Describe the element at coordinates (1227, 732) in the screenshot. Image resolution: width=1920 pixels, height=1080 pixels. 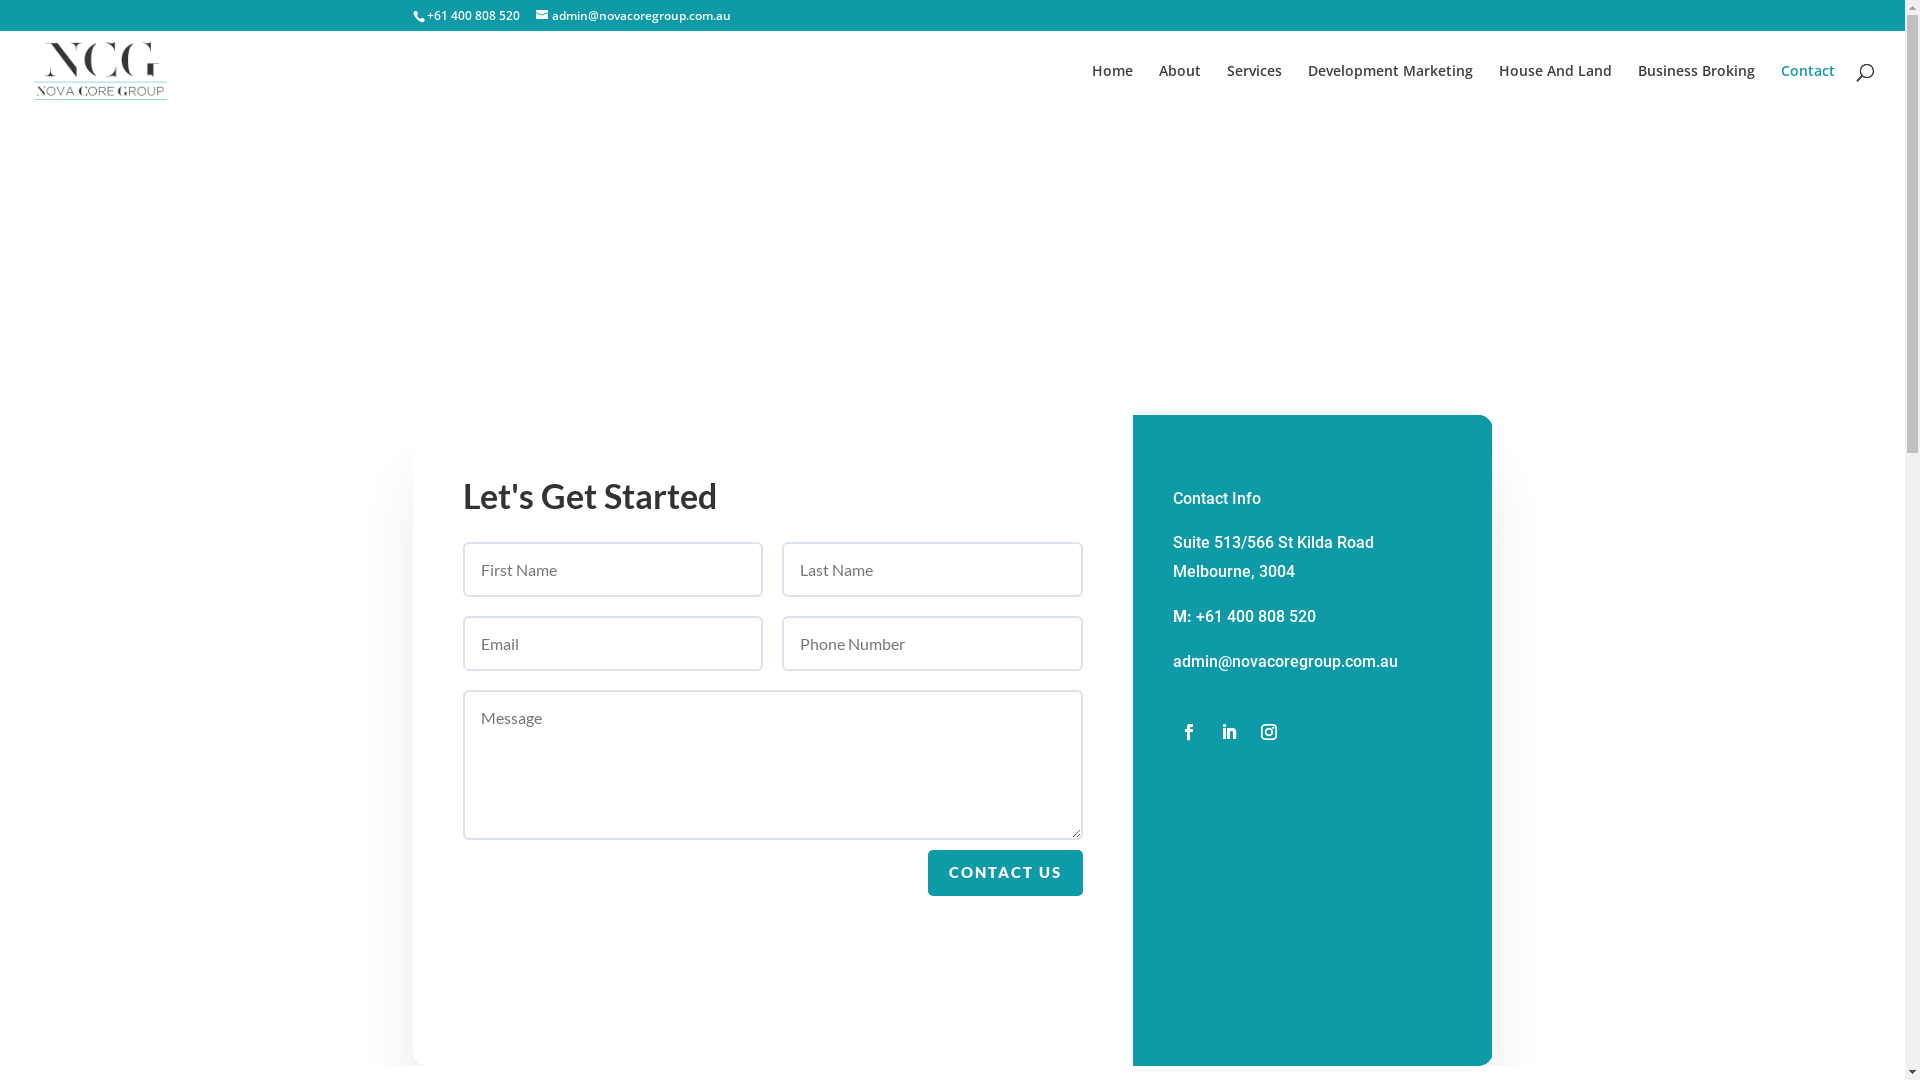
I see `'Follow on LinkedIn'` at that location.